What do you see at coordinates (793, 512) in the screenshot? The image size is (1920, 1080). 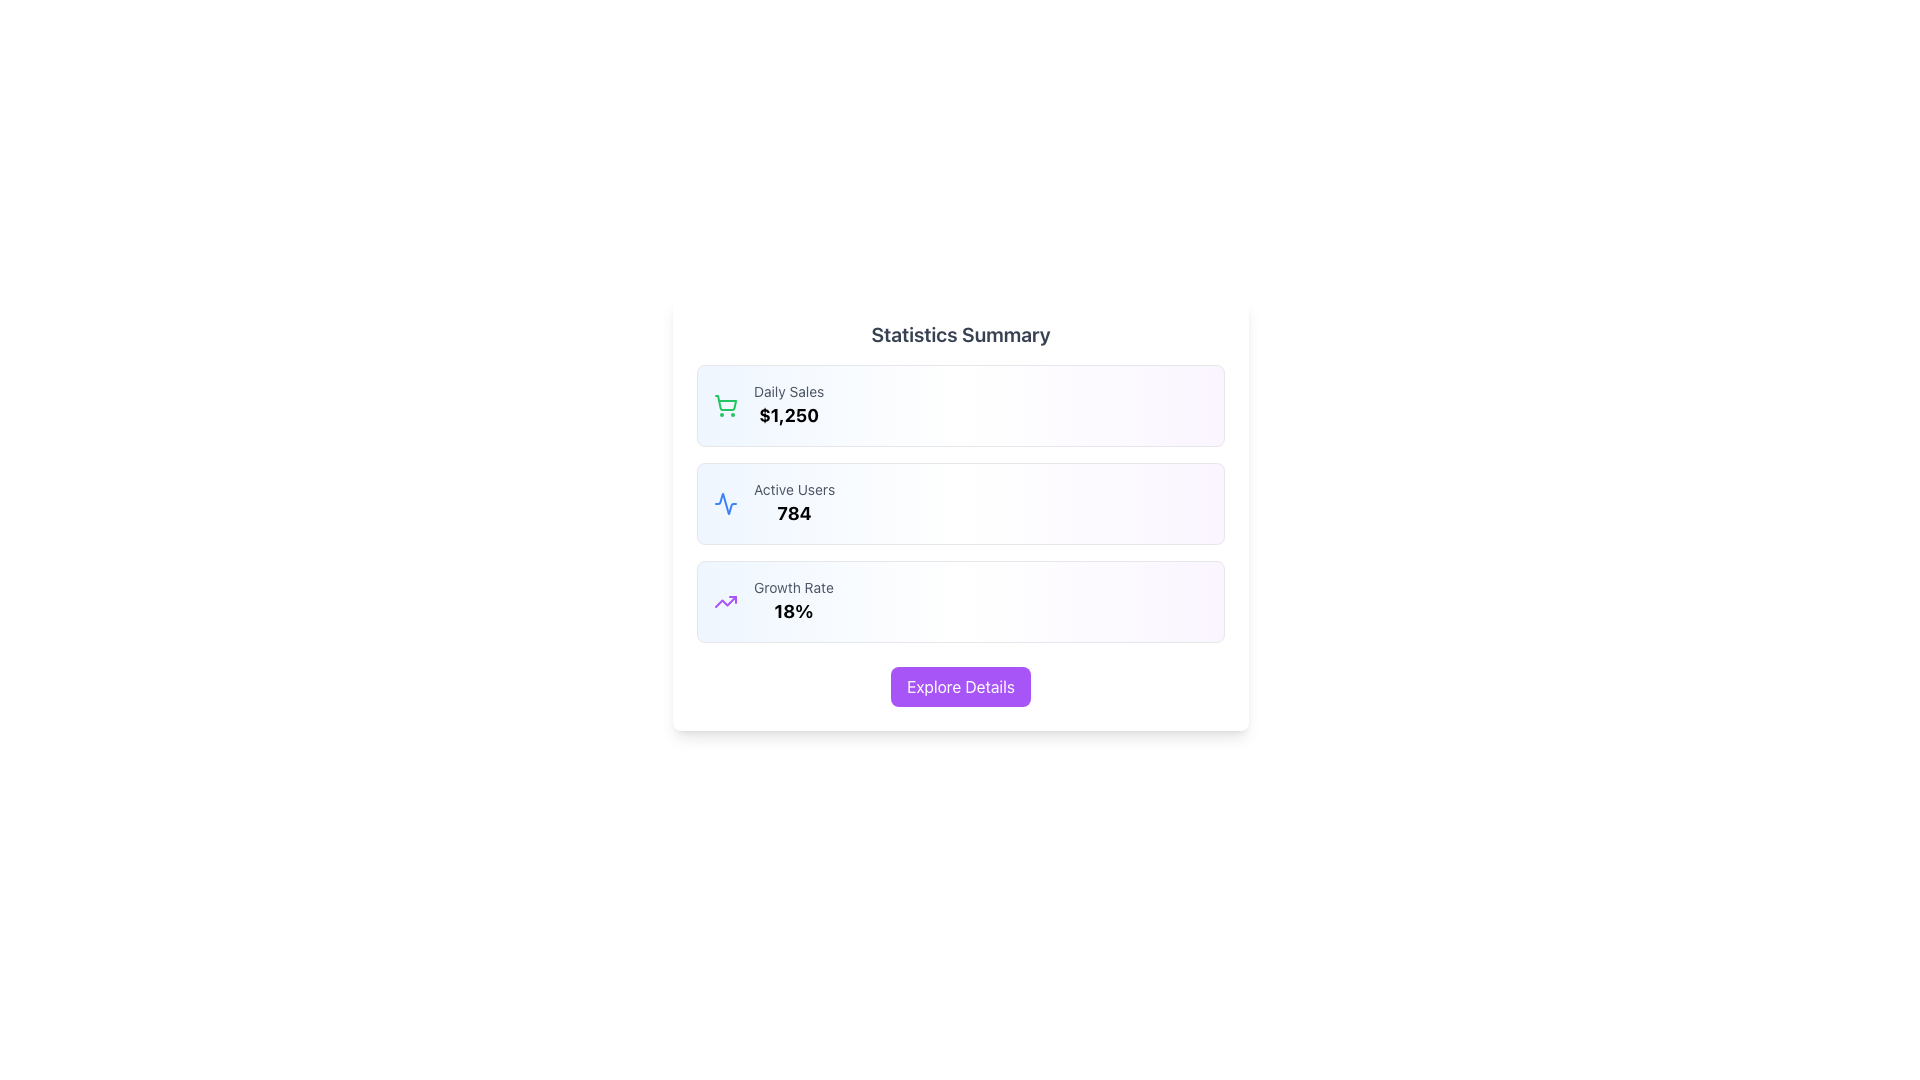 I see `the Text Display that shows the count of active users, which is located beneath the 'Active Users' label in the Statistics Summary` at bounding box center [793, 512].